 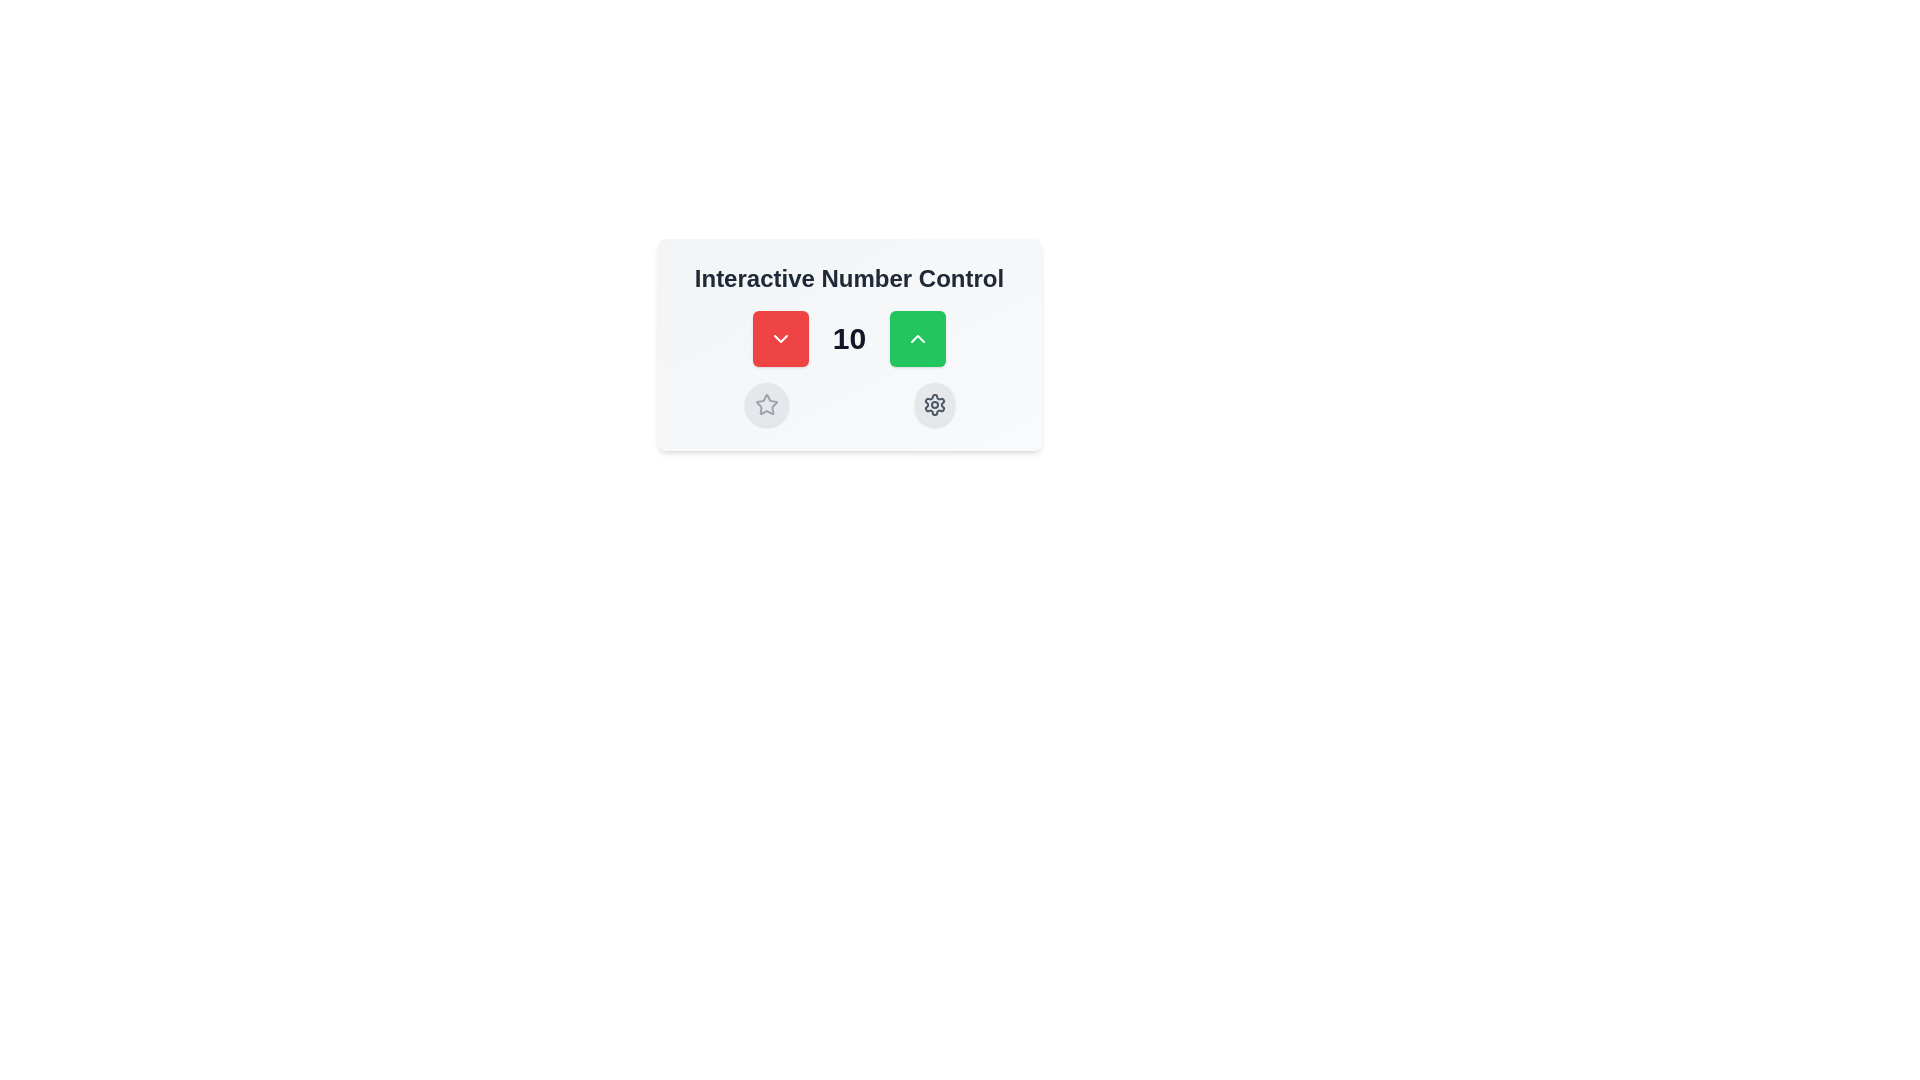 What do you see at coordinates (849, 338) in the screenshot?
I see `the numerical value '10' displayed in bold black text for extended functionality, which is centrally positioned between the red downwards arrow button on the left and the green upwards arrow button on the right` at bounding box center [849, 338].